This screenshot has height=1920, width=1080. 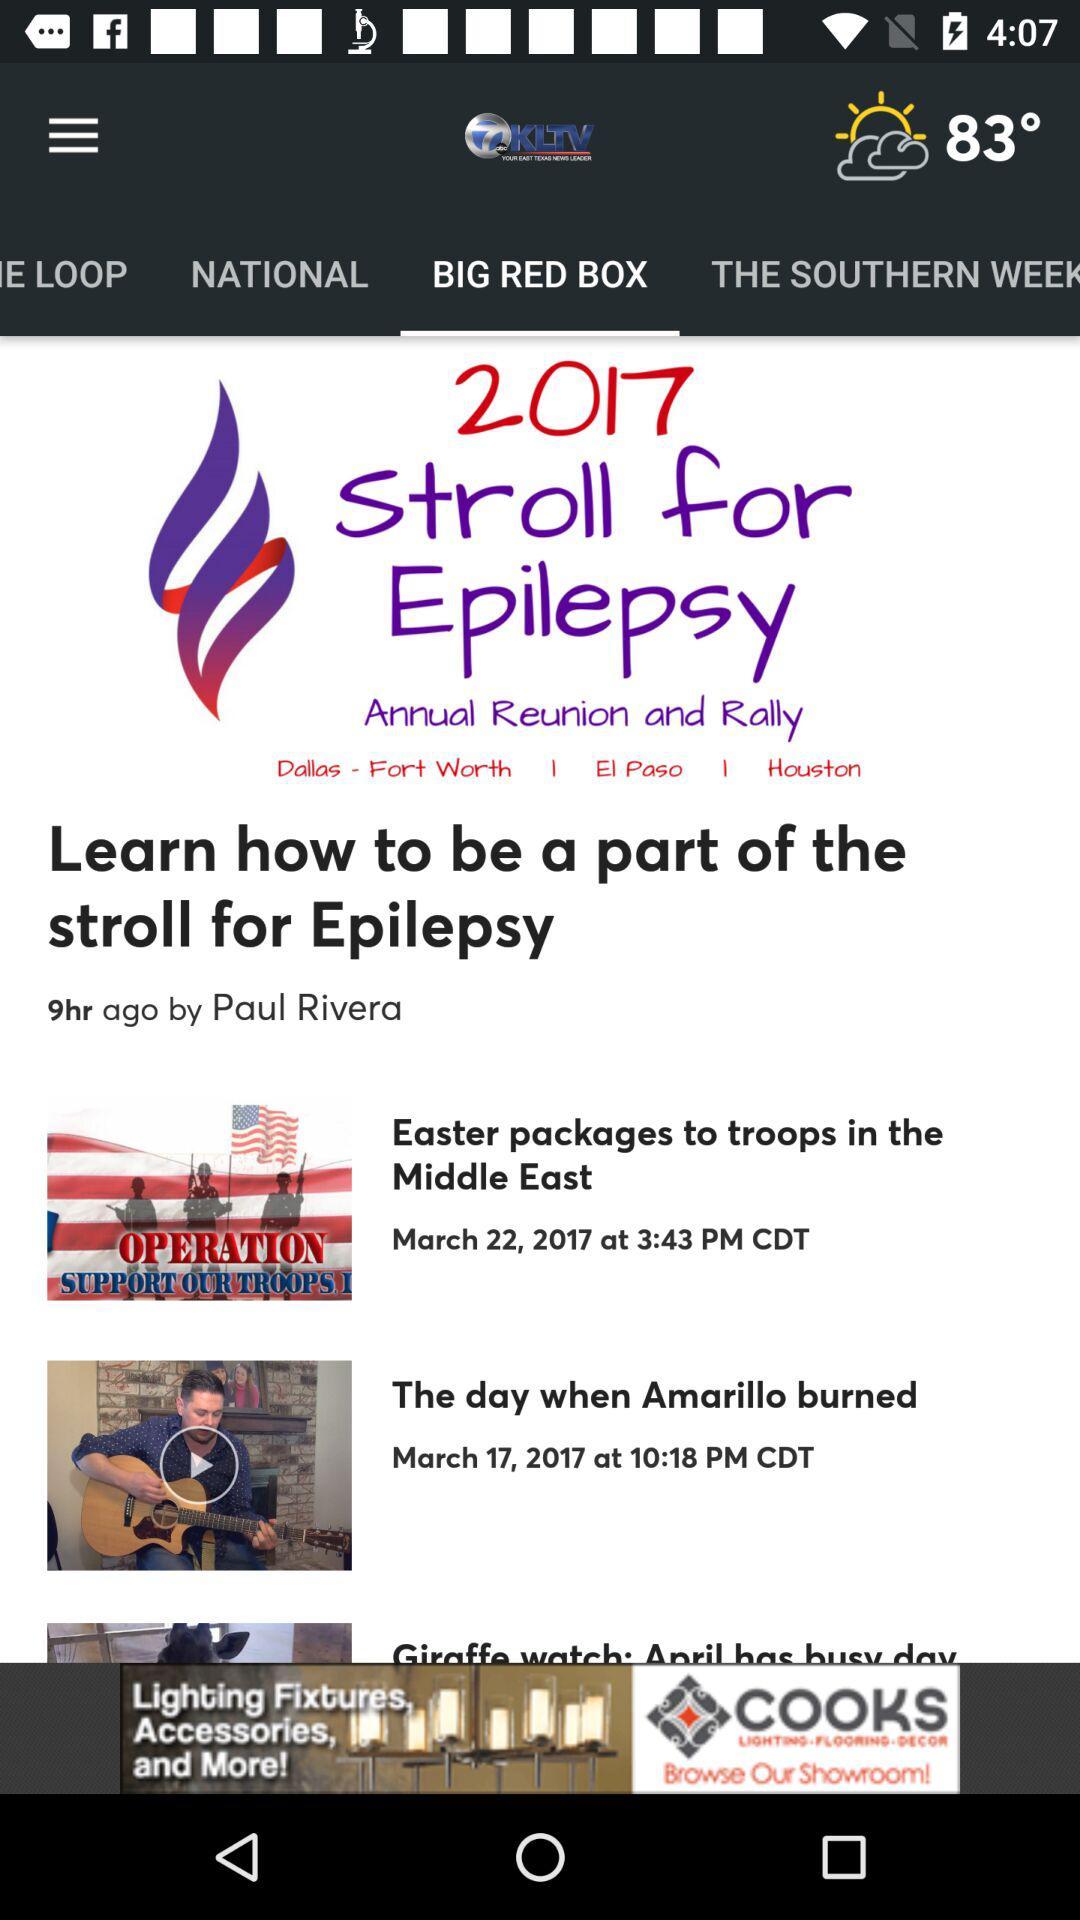 I want to click on temperature button, so click(x=880, y=135).